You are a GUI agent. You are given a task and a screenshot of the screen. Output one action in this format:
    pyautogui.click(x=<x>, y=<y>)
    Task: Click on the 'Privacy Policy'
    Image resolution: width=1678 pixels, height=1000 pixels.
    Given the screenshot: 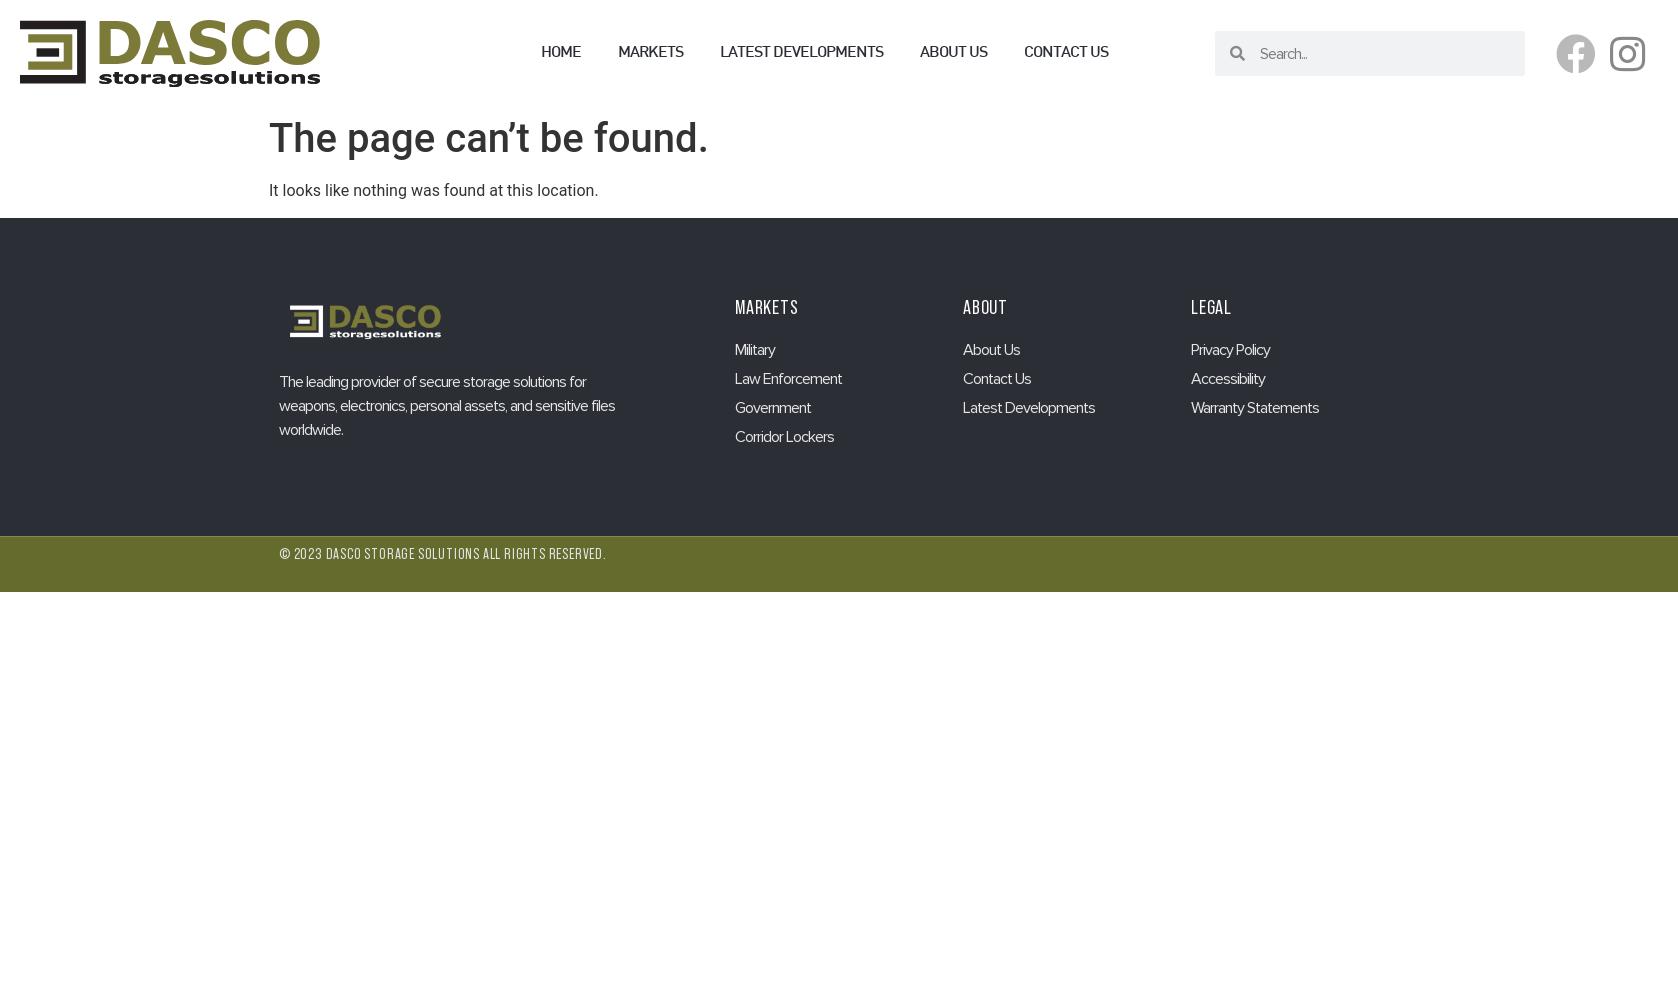 What is the action you would take?
    pyautogui.click(x=1230, y=348)
    